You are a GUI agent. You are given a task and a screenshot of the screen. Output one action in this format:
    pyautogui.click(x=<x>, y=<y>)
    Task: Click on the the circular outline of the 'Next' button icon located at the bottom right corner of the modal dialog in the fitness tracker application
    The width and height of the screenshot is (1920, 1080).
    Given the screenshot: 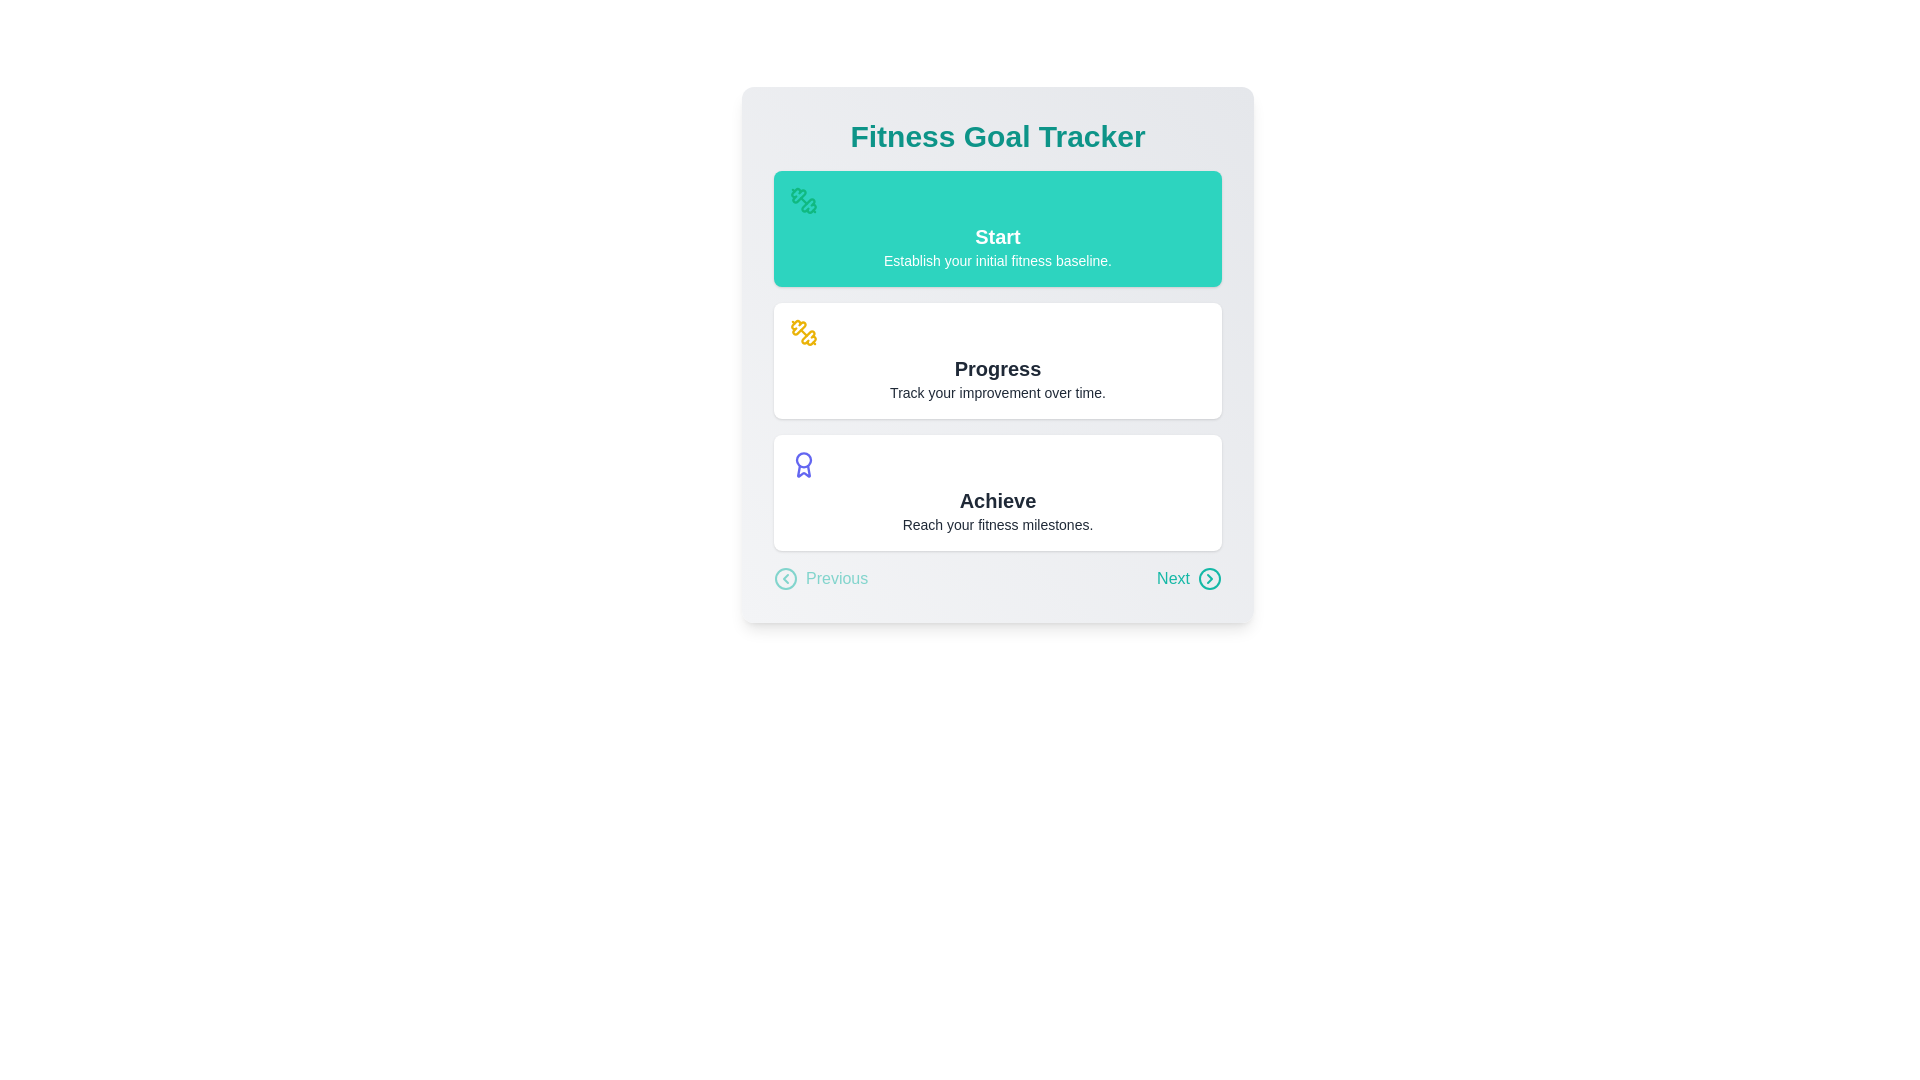 What is the action you would take?
    pyautogui.click(x=1208, y=578)
    